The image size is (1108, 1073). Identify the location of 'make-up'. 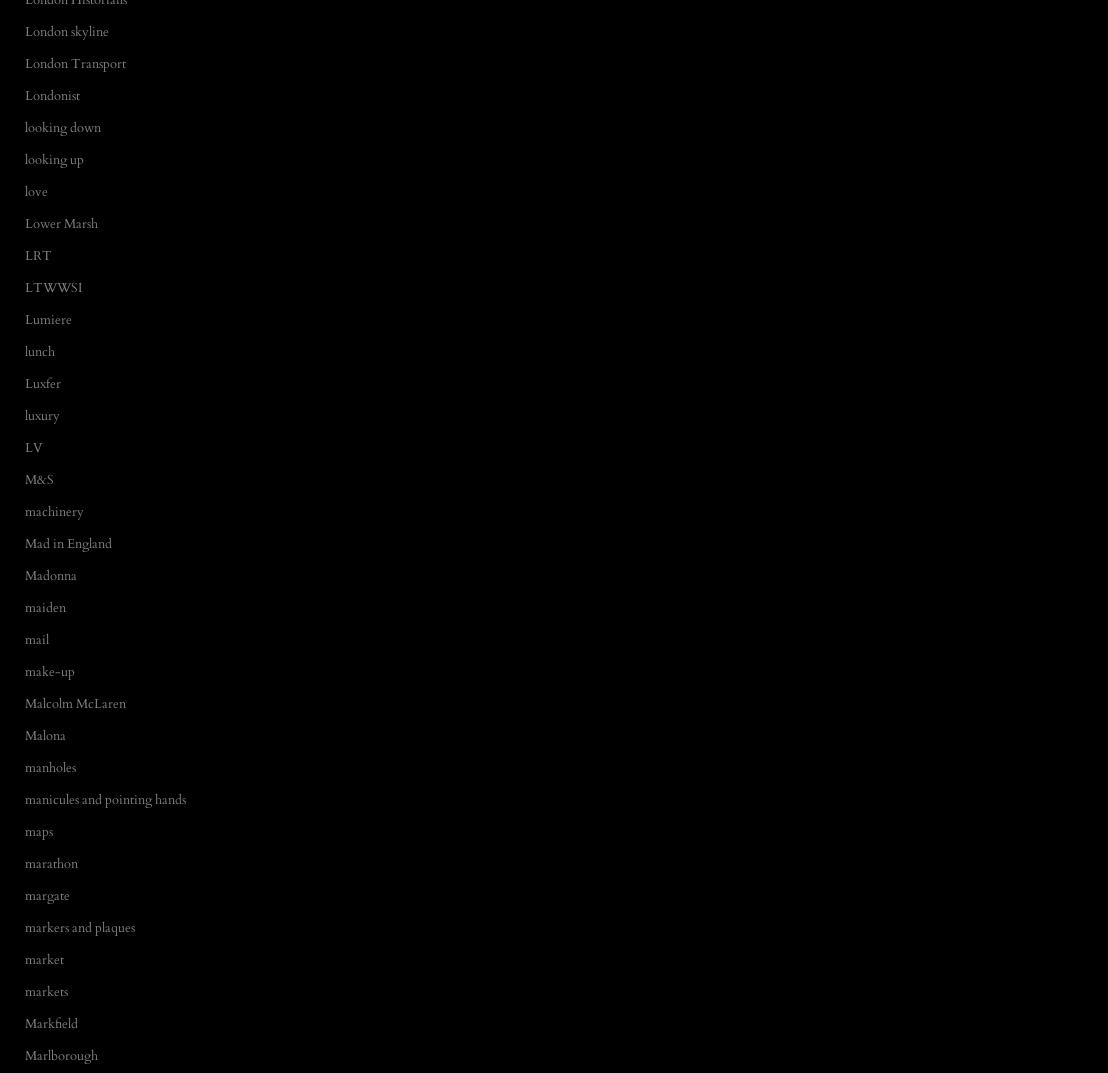
(48, 670).